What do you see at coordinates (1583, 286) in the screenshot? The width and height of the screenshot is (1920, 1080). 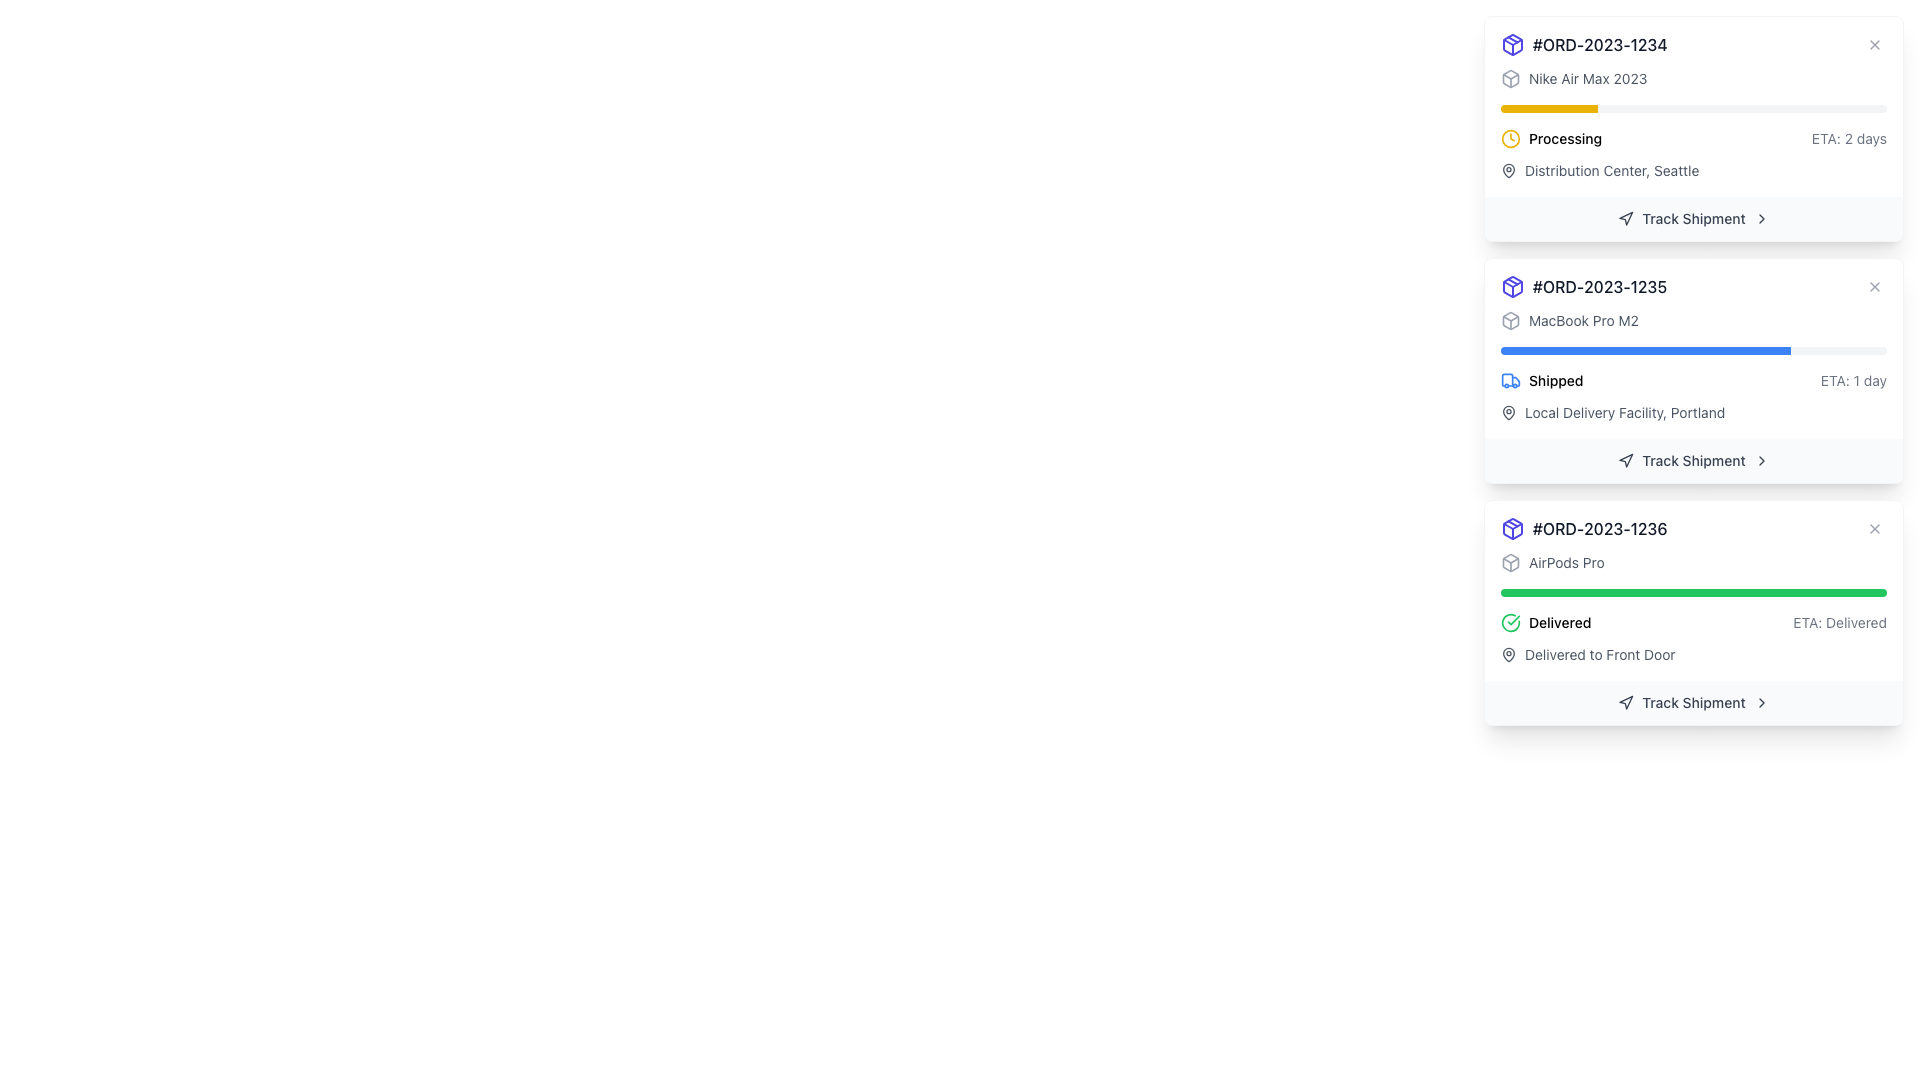 I see `the text label representing an order identifier, which is styled in bold gray font and prefixed with a hash symbol, located as the second item in a vertically stacked list of order identifiers` at bounding box center [1583, 286].